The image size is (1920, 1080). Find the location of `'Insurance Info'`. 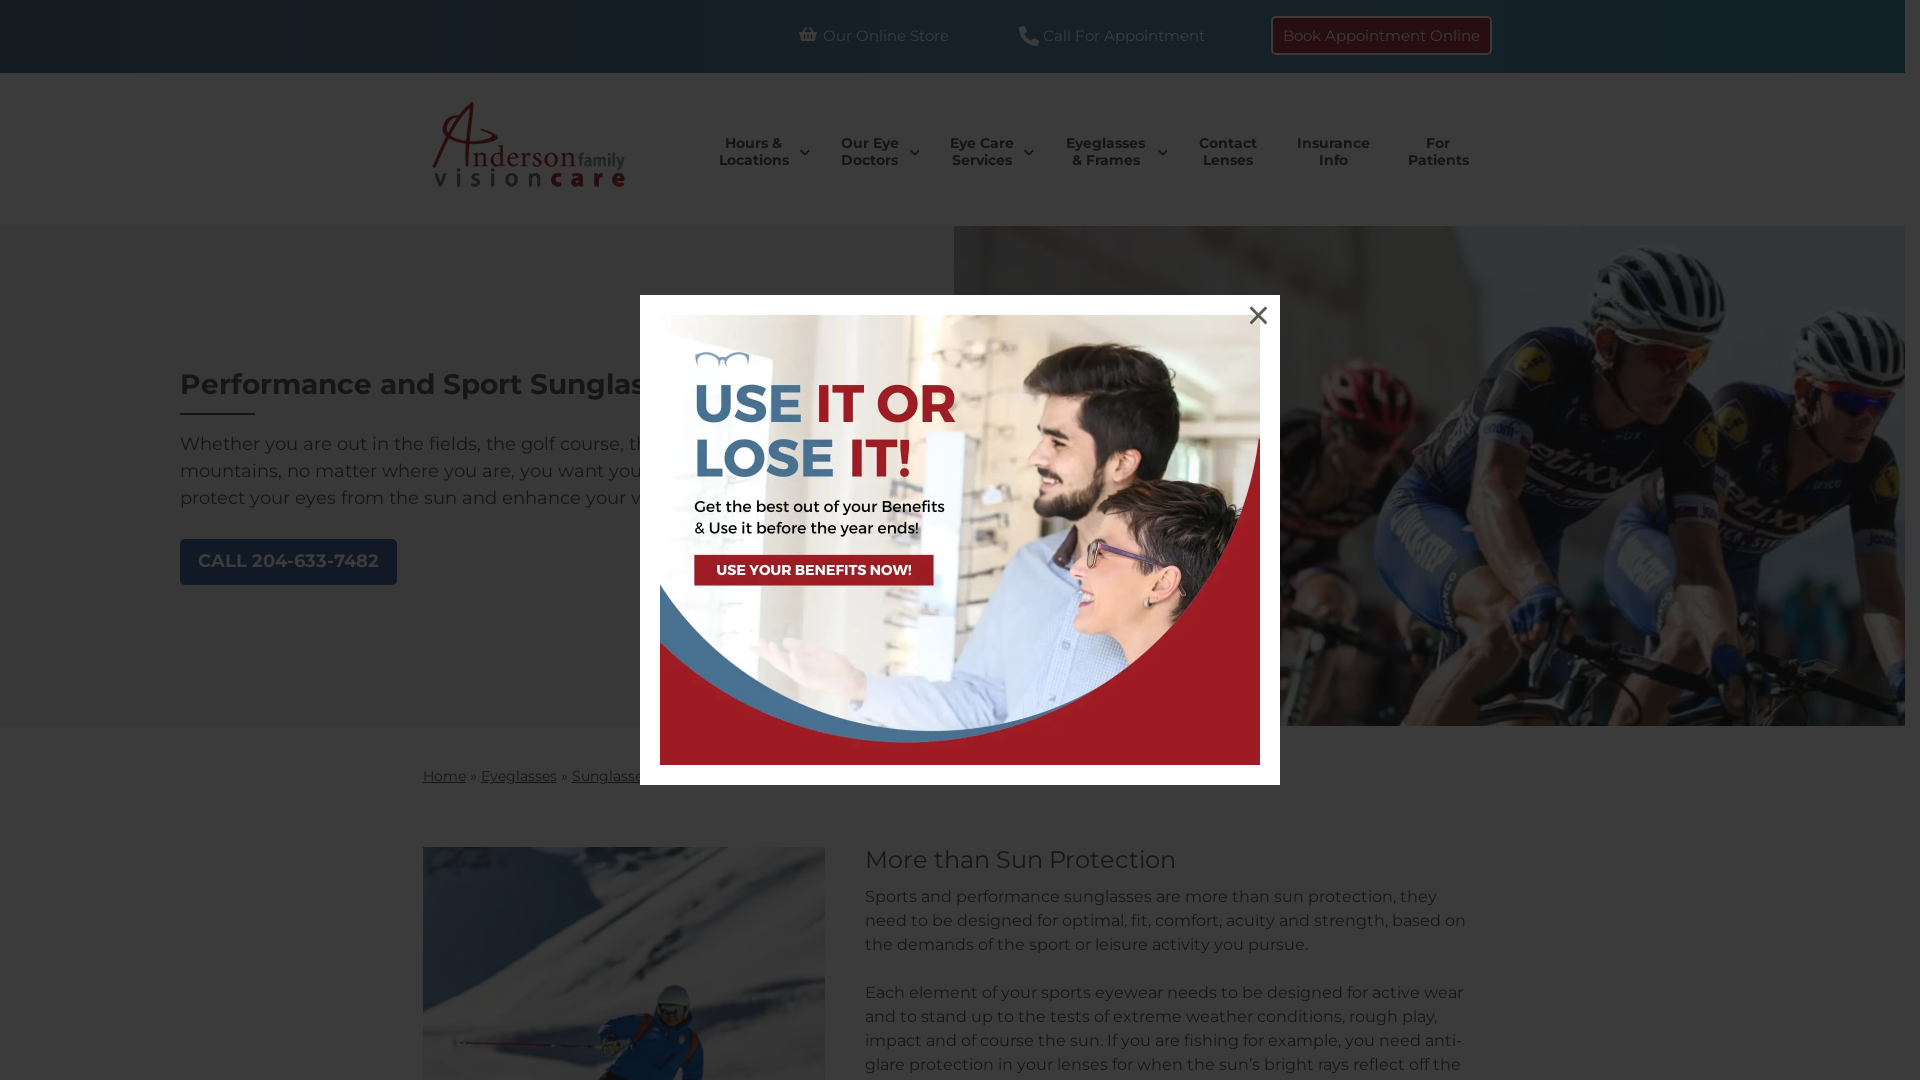

'Insurance Info' is located at coordinates (1276, 150).